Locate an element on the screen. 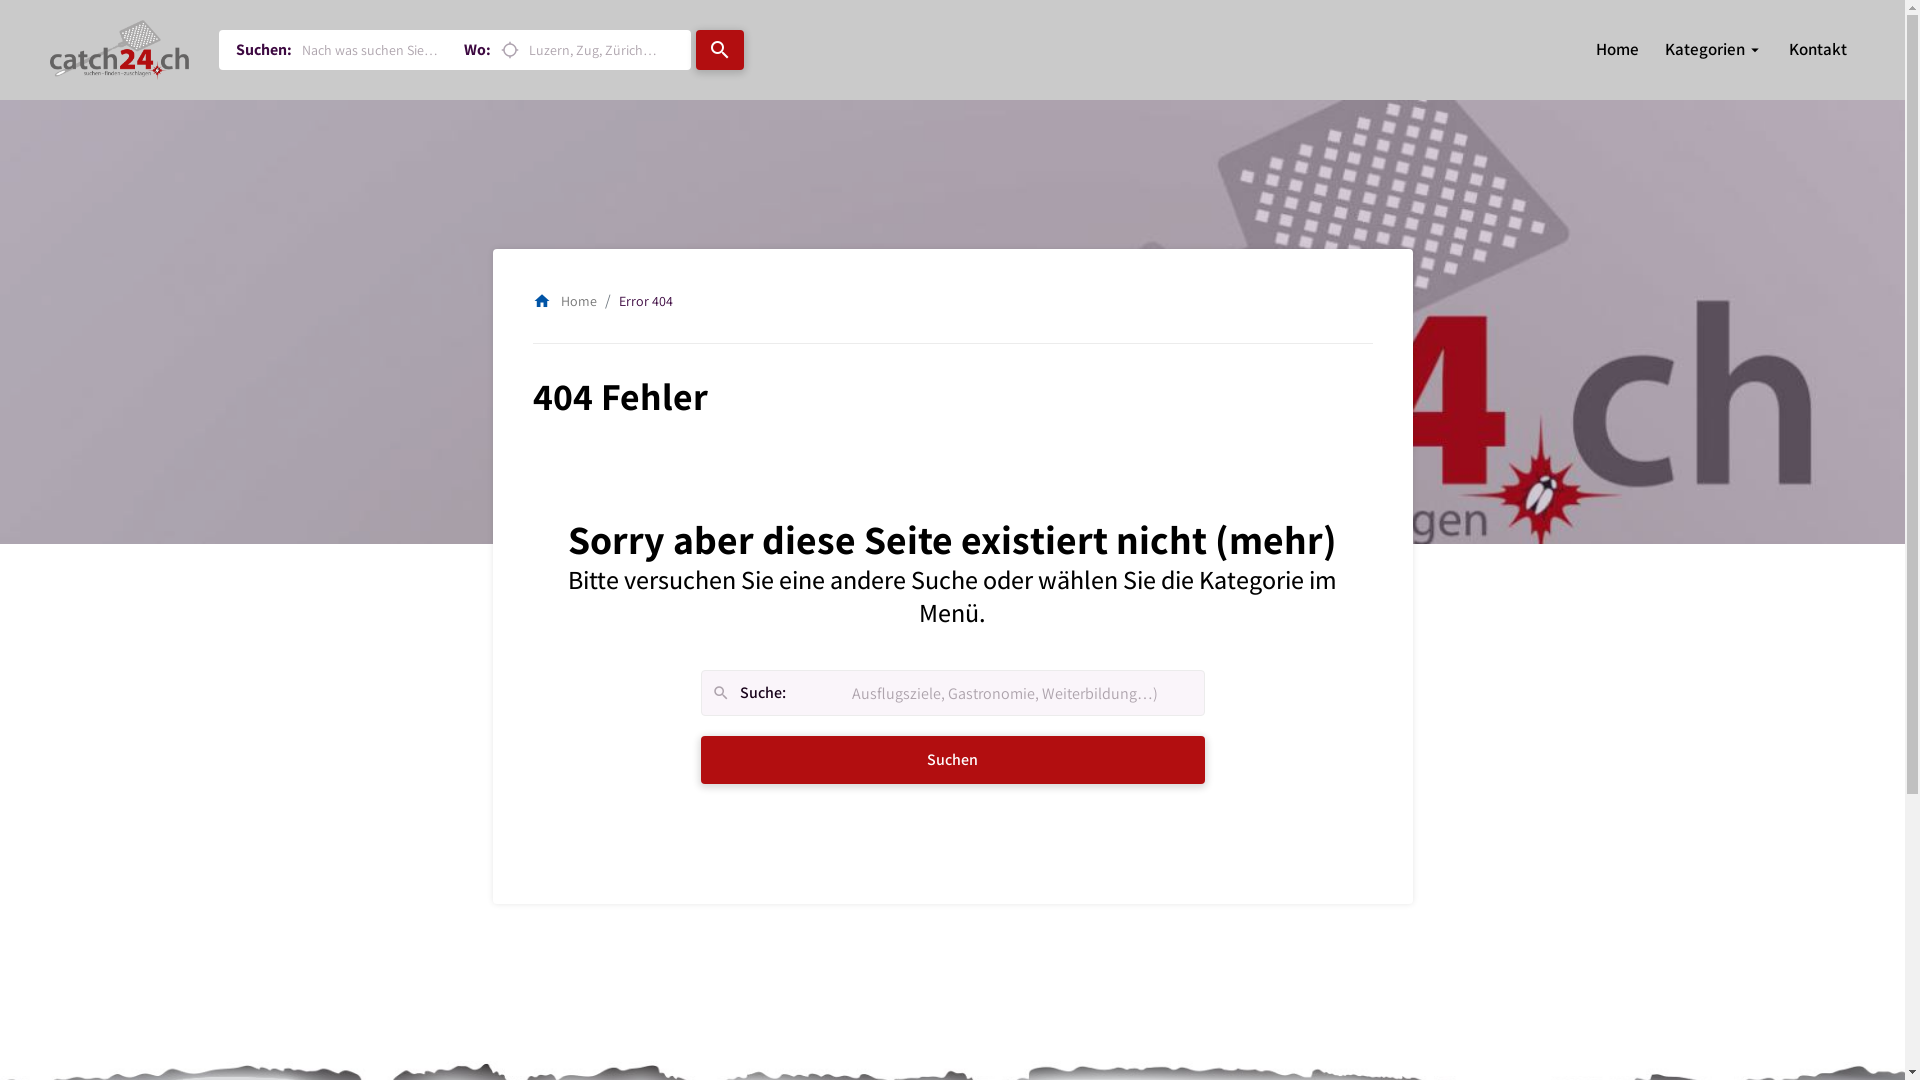 Image resolution: width=1920 pixels, height=1080 pixels. 'Home' is located at coordinates (1617, 49).